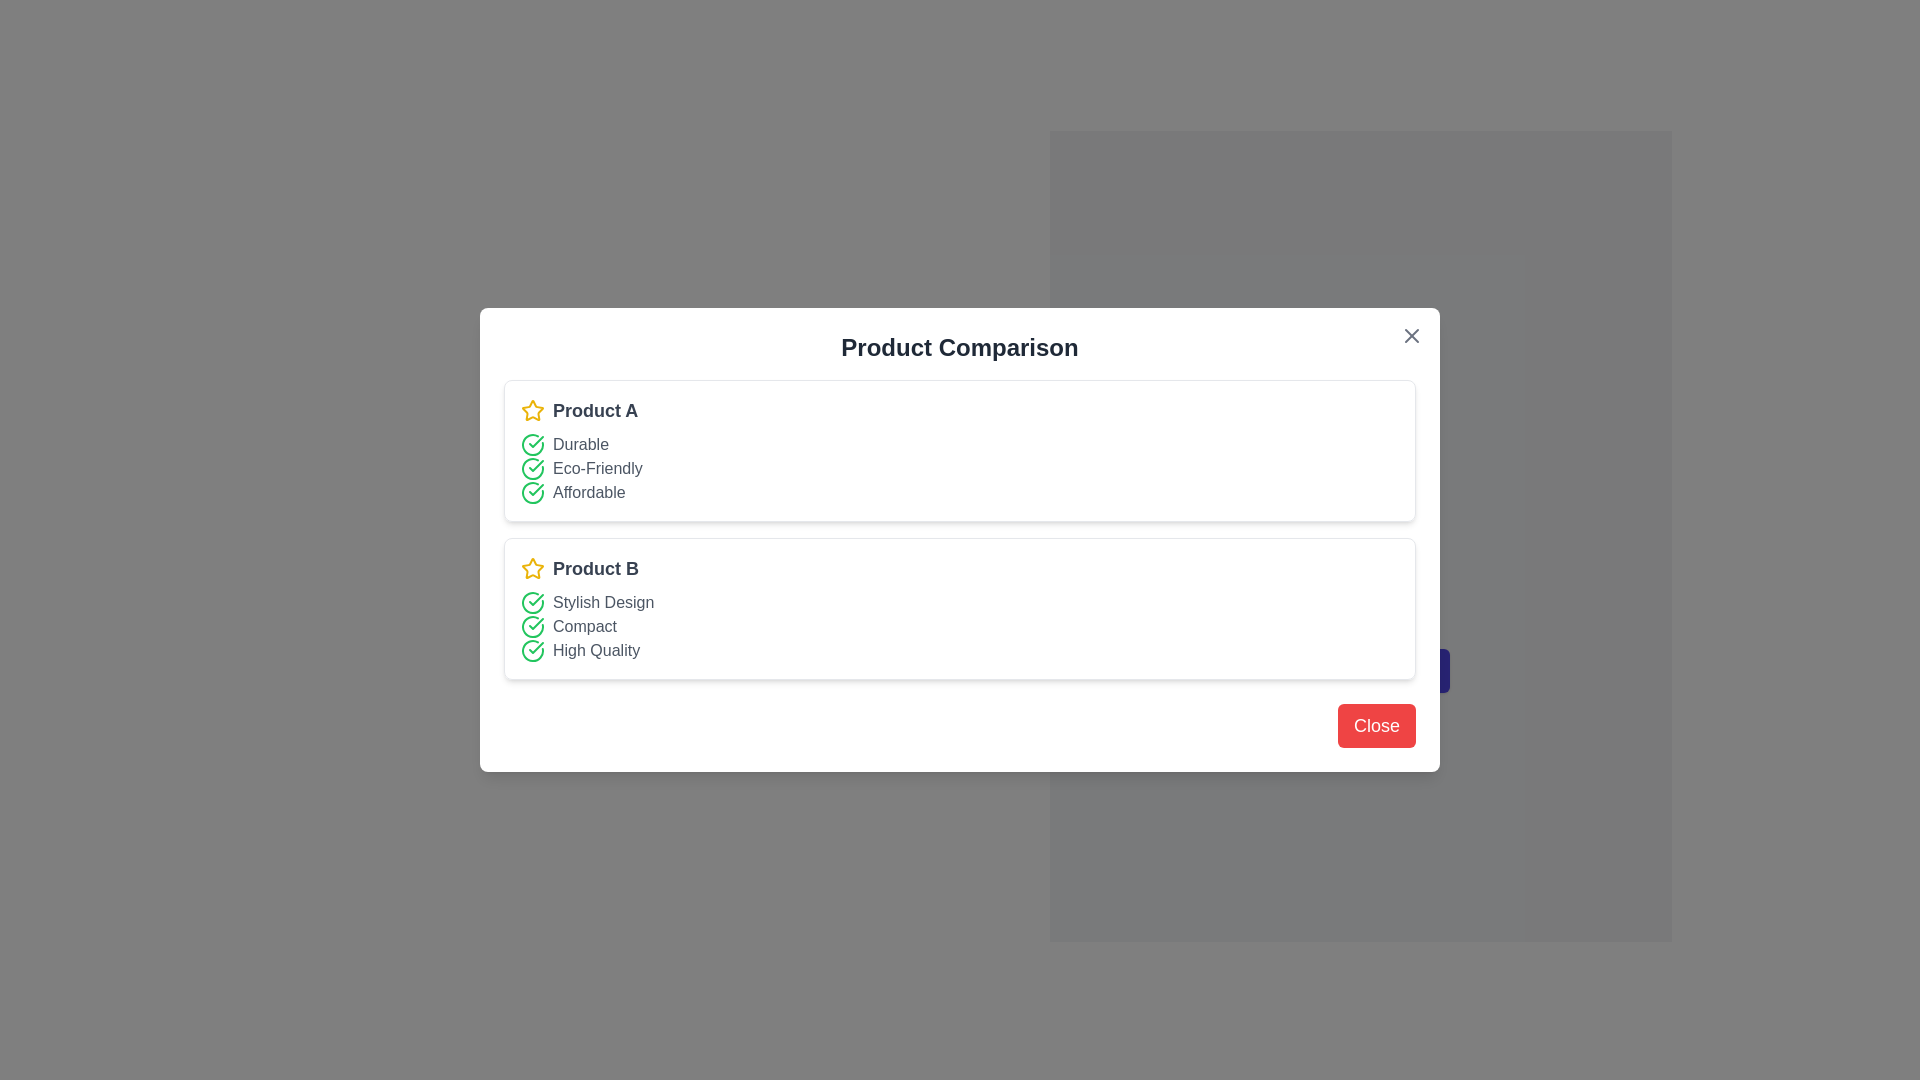 The width and height of the screenshot is (1920, 1080). Describe the element at coordinates (532, 601) in the screenshot. I see `the circular icon with a green outline and a white checkmark symbol, which is located to the left of the text 'Stylish Design' in the 'Product B' section of the comparison chart` at that location.